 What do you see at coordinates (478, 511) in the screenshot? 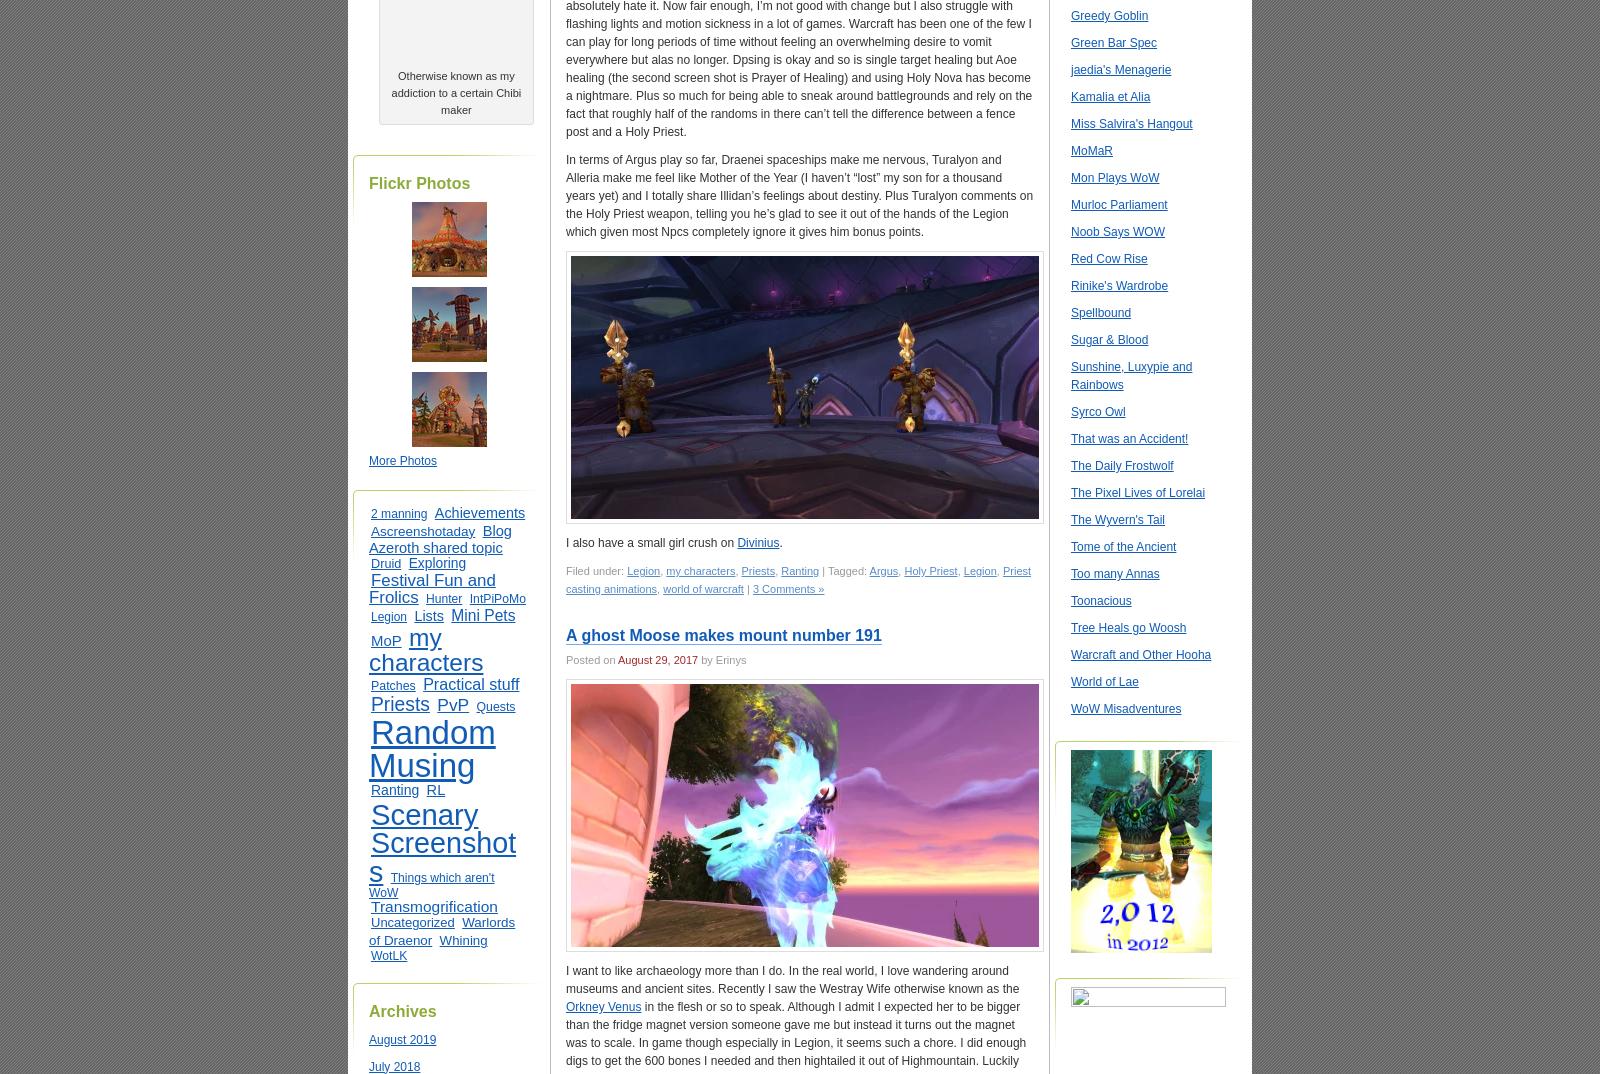
I see `'Achievements'` at bounding box center [478, 511].